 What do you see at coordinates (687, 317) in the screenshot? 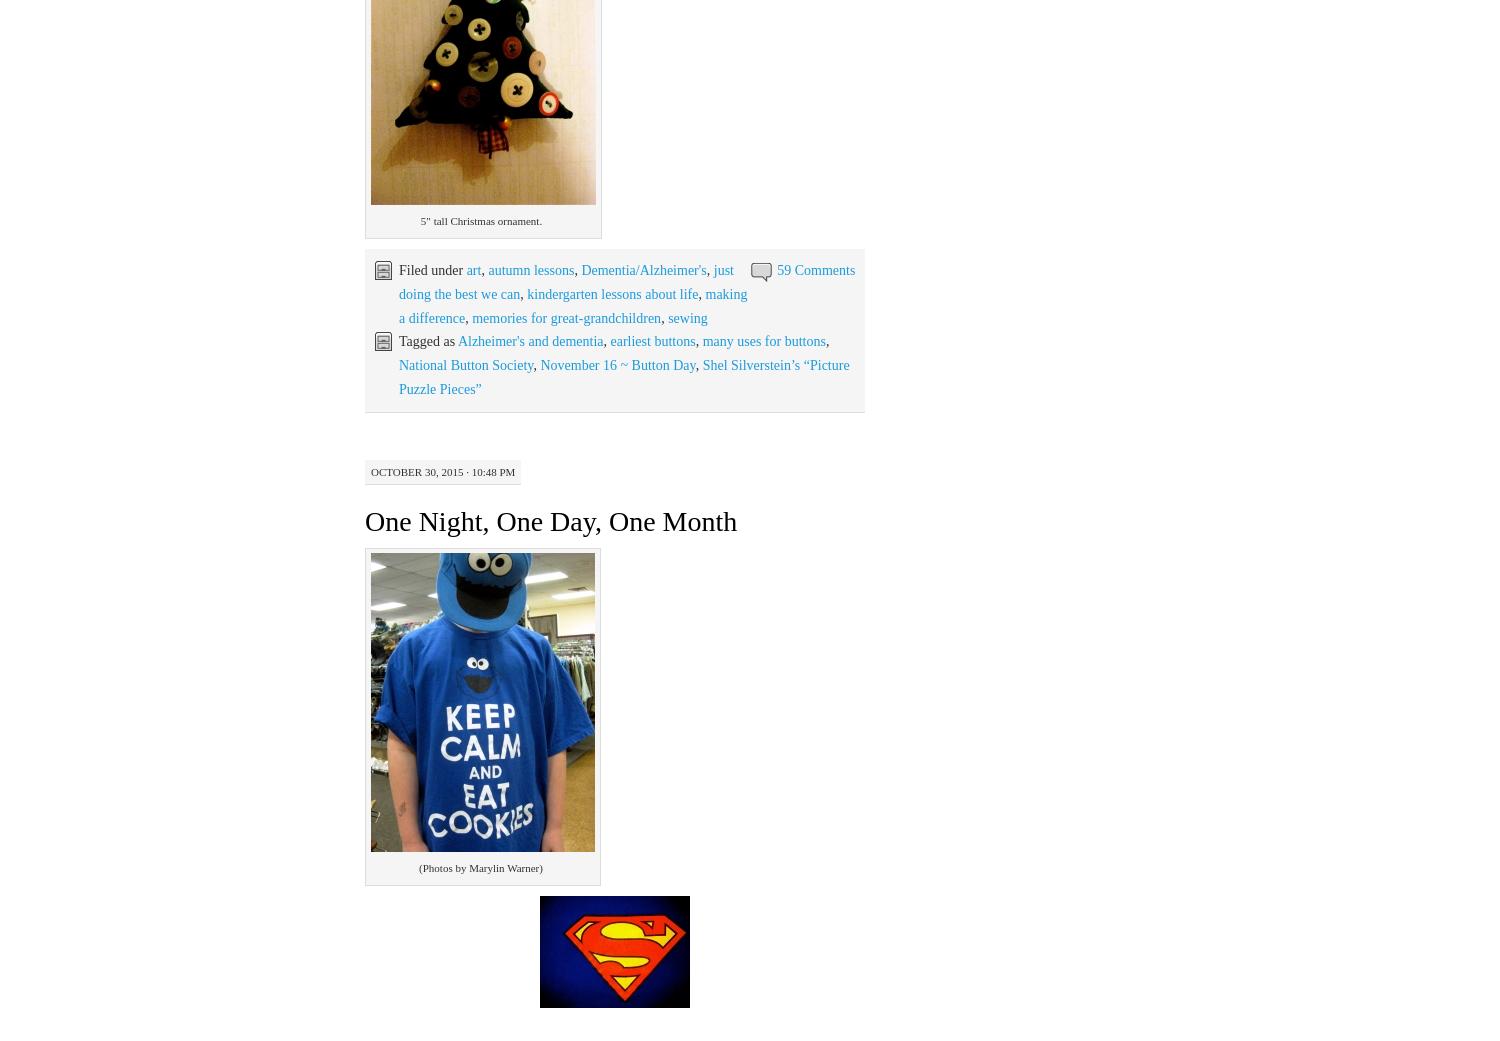
I see `'sewing'` at bounding box center [687, 317].